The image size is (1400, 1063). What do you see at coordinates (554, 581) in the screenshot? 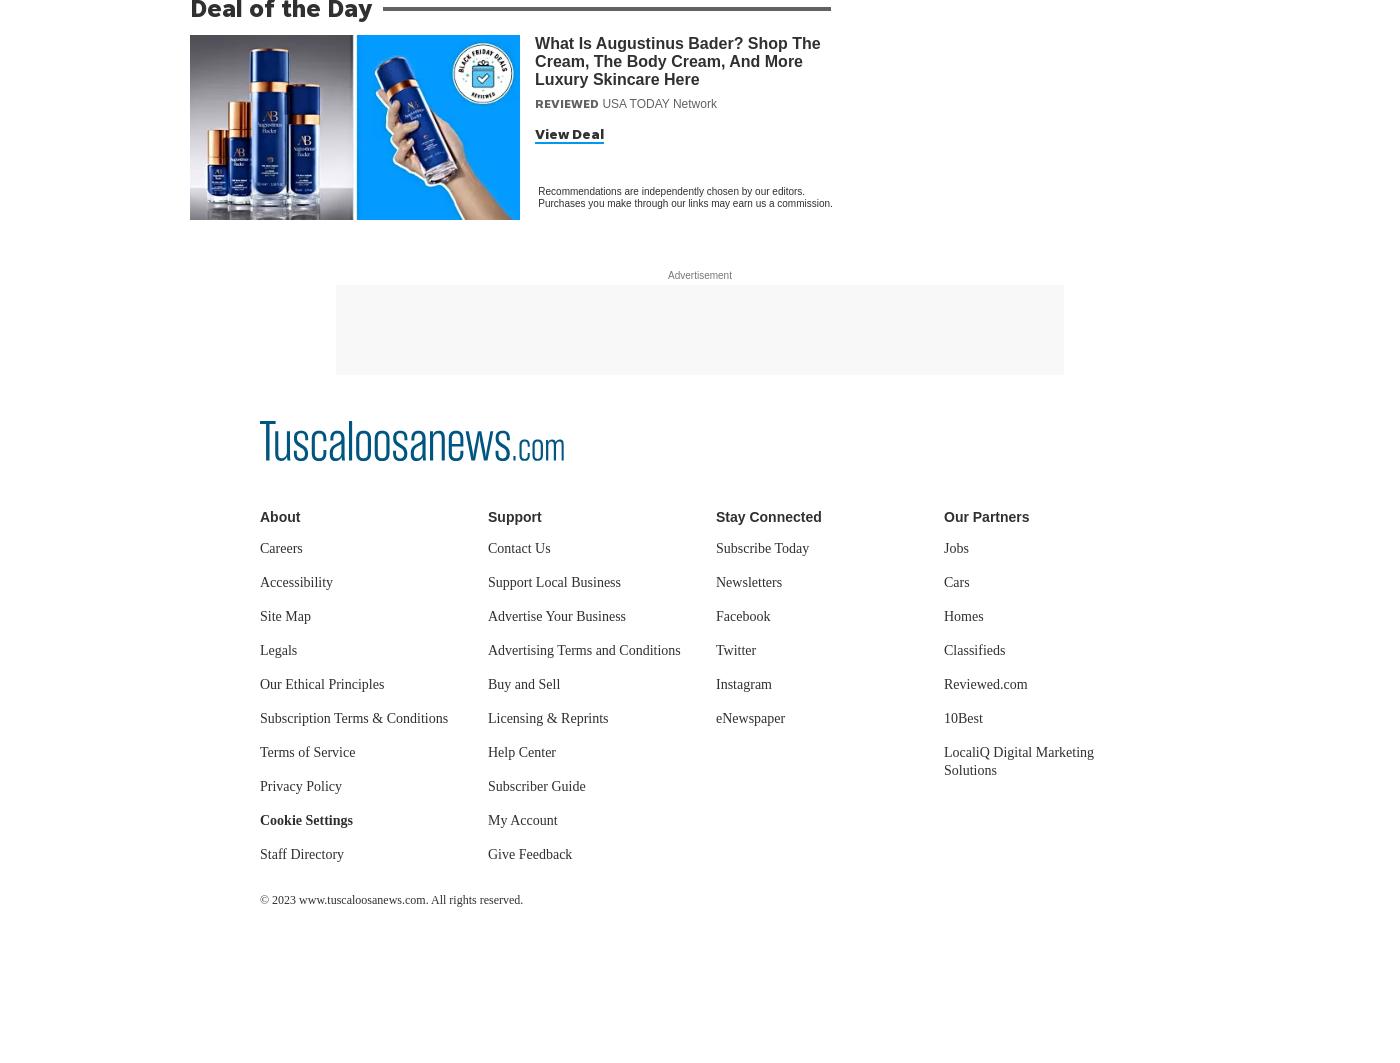
I see `'Support Local Business'` at bounding box center [554, 581].